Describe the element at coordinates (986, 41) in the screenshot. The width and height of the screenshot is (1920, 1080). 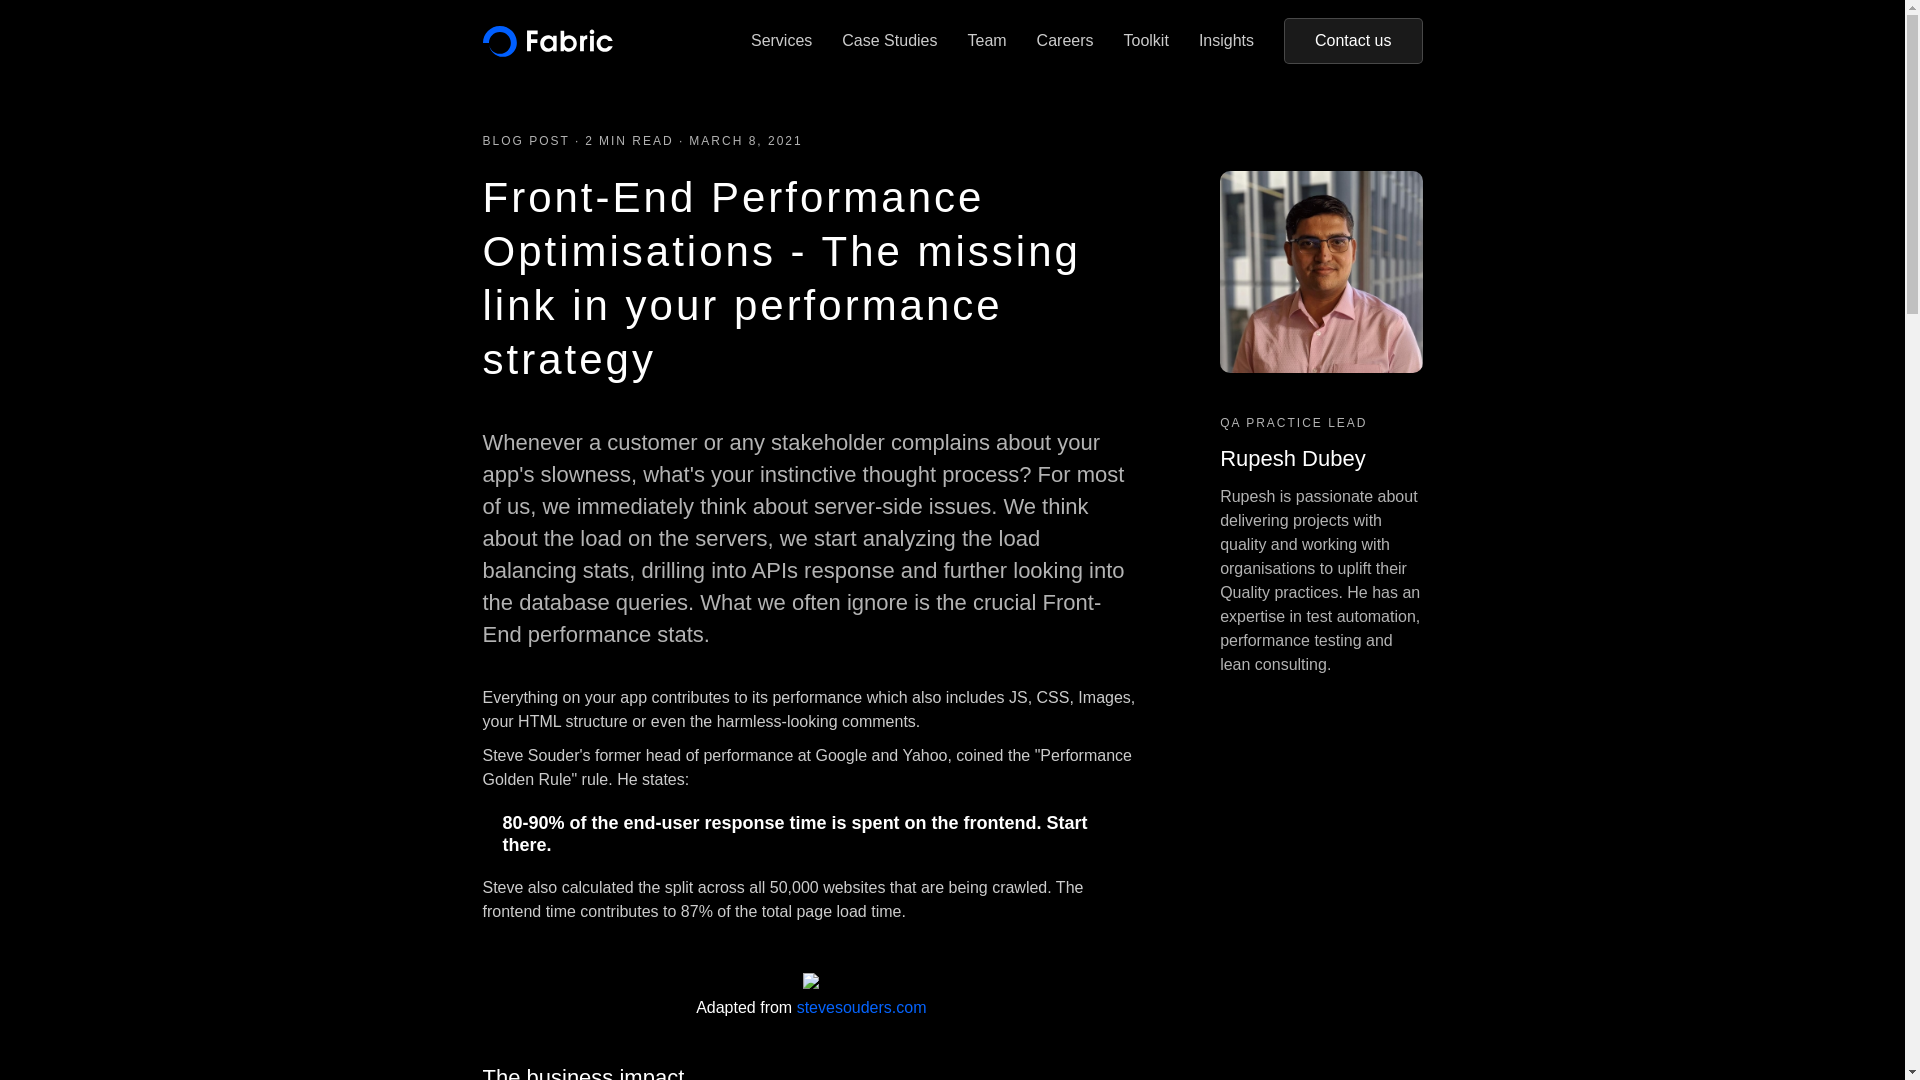
I see `'Team'` at that location.